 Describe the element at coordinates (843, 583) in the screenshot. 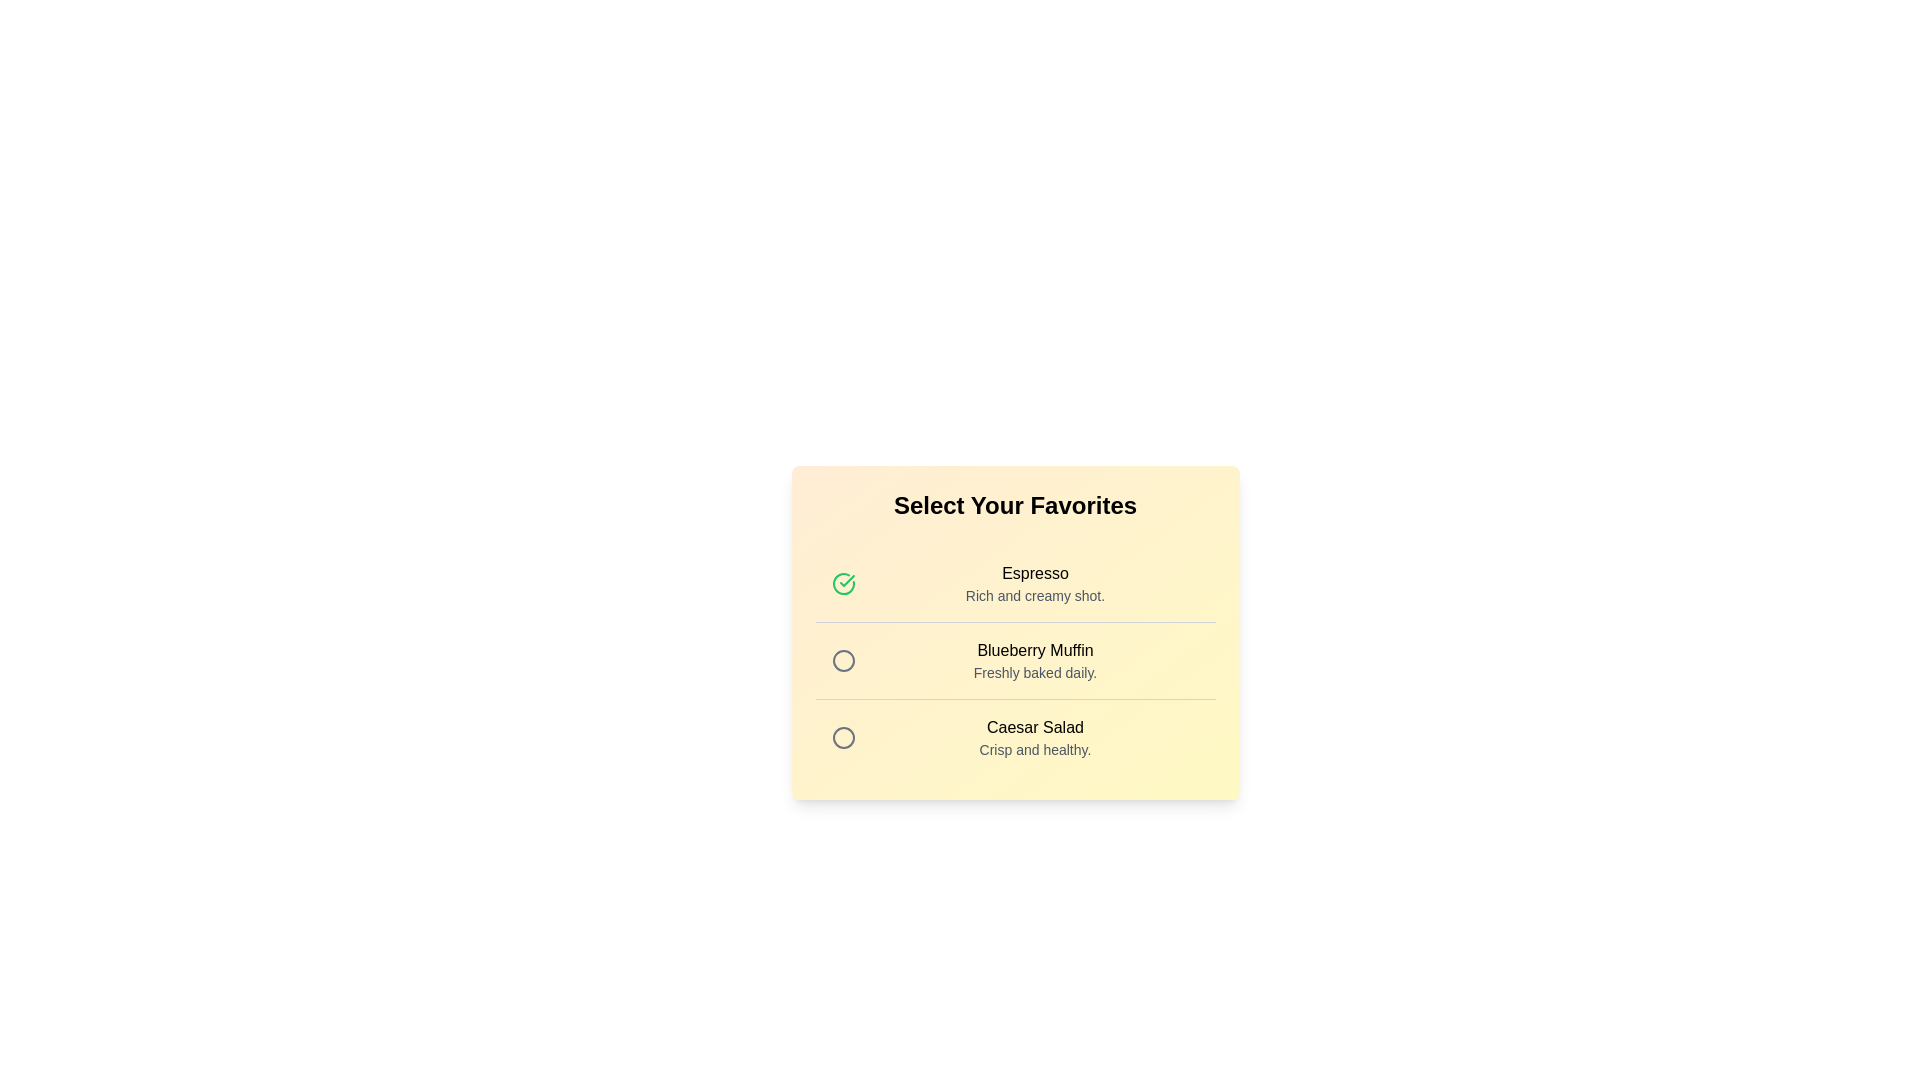

I see `the menu item Espresso` at that location.